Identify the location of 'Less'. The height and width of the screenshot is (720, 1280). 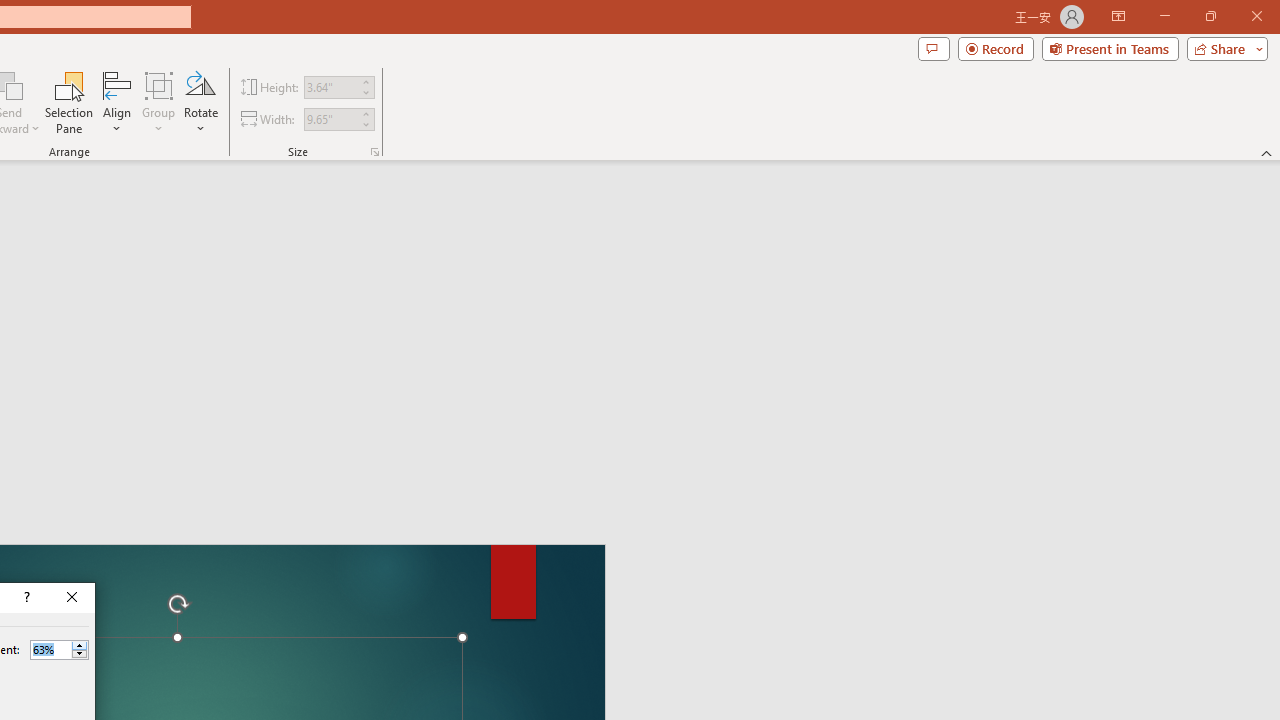
(79, 654).